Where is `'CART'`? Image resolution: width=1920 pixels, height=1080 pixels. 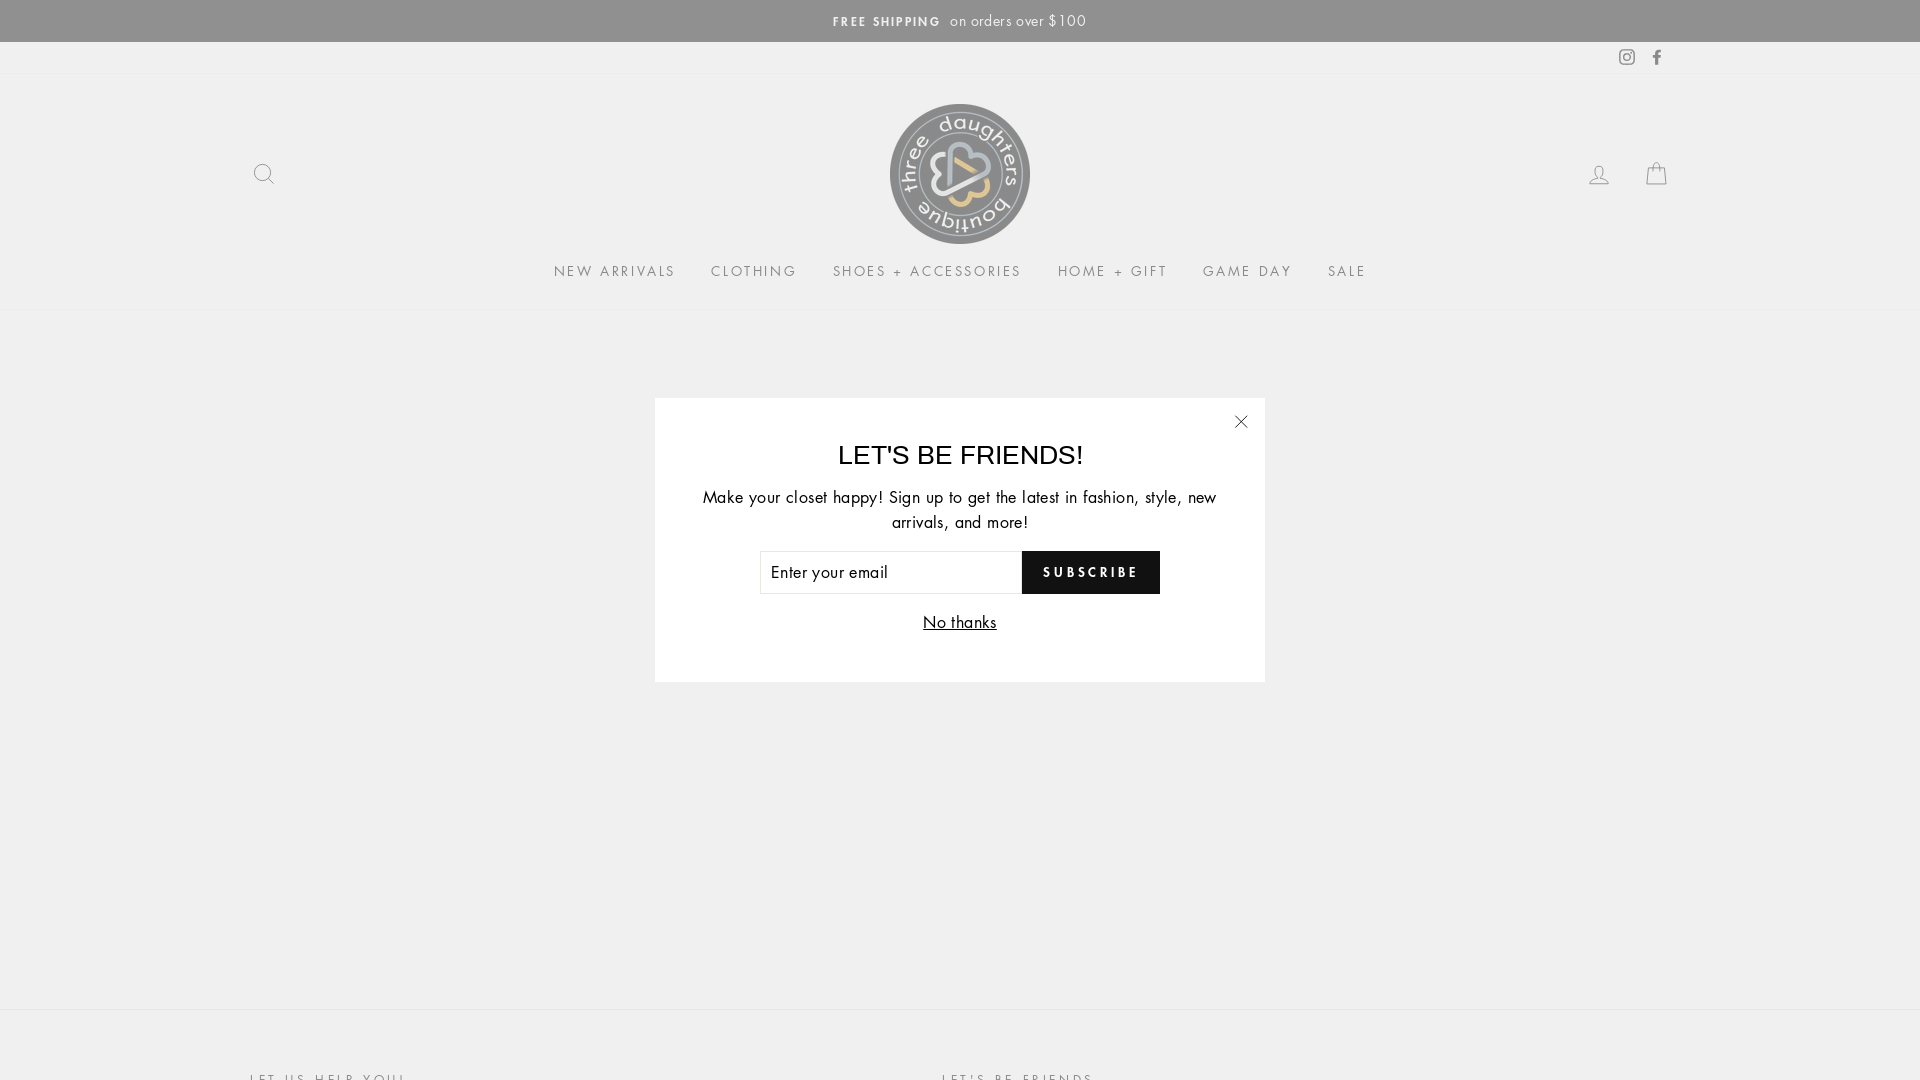 'CART' is located at coordinates (1656, 172).